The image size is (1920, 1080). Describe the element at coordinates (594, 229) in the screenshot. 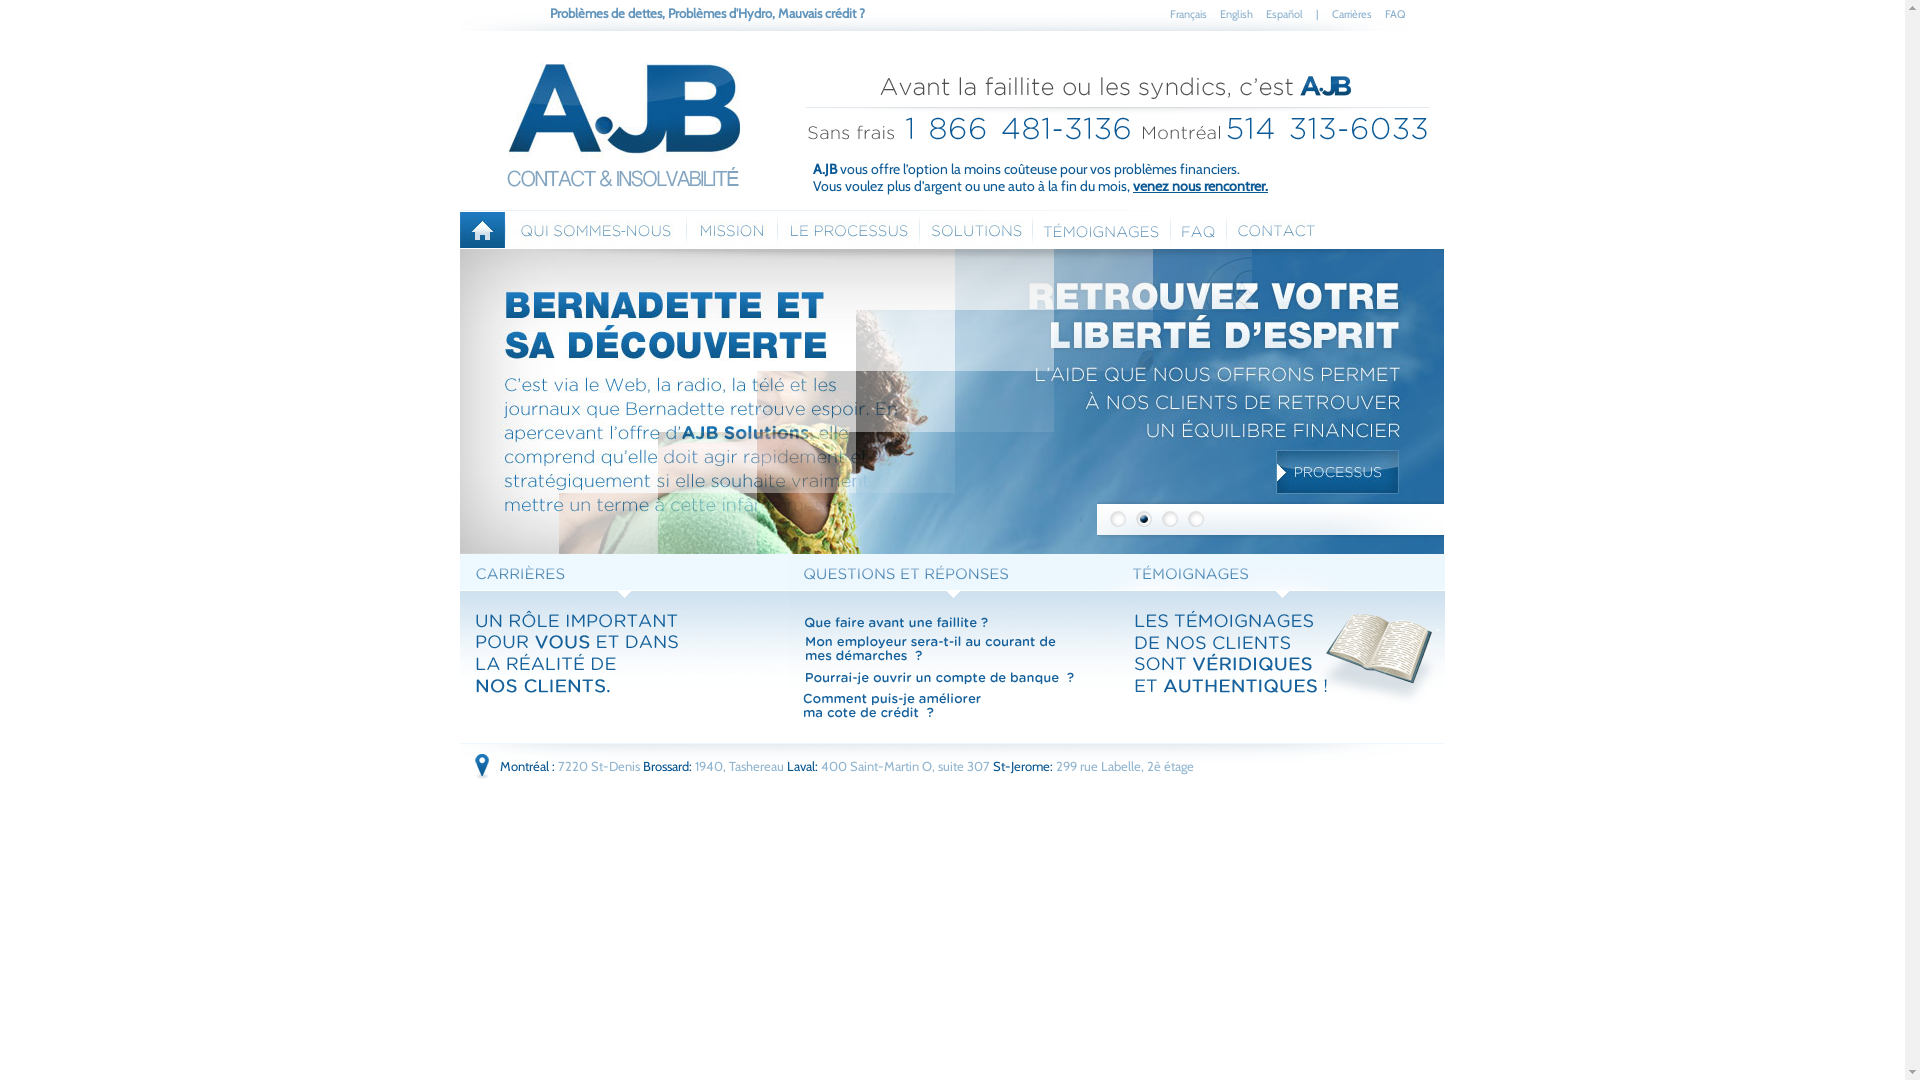

I see `'Qui sommes nous'` at that location.